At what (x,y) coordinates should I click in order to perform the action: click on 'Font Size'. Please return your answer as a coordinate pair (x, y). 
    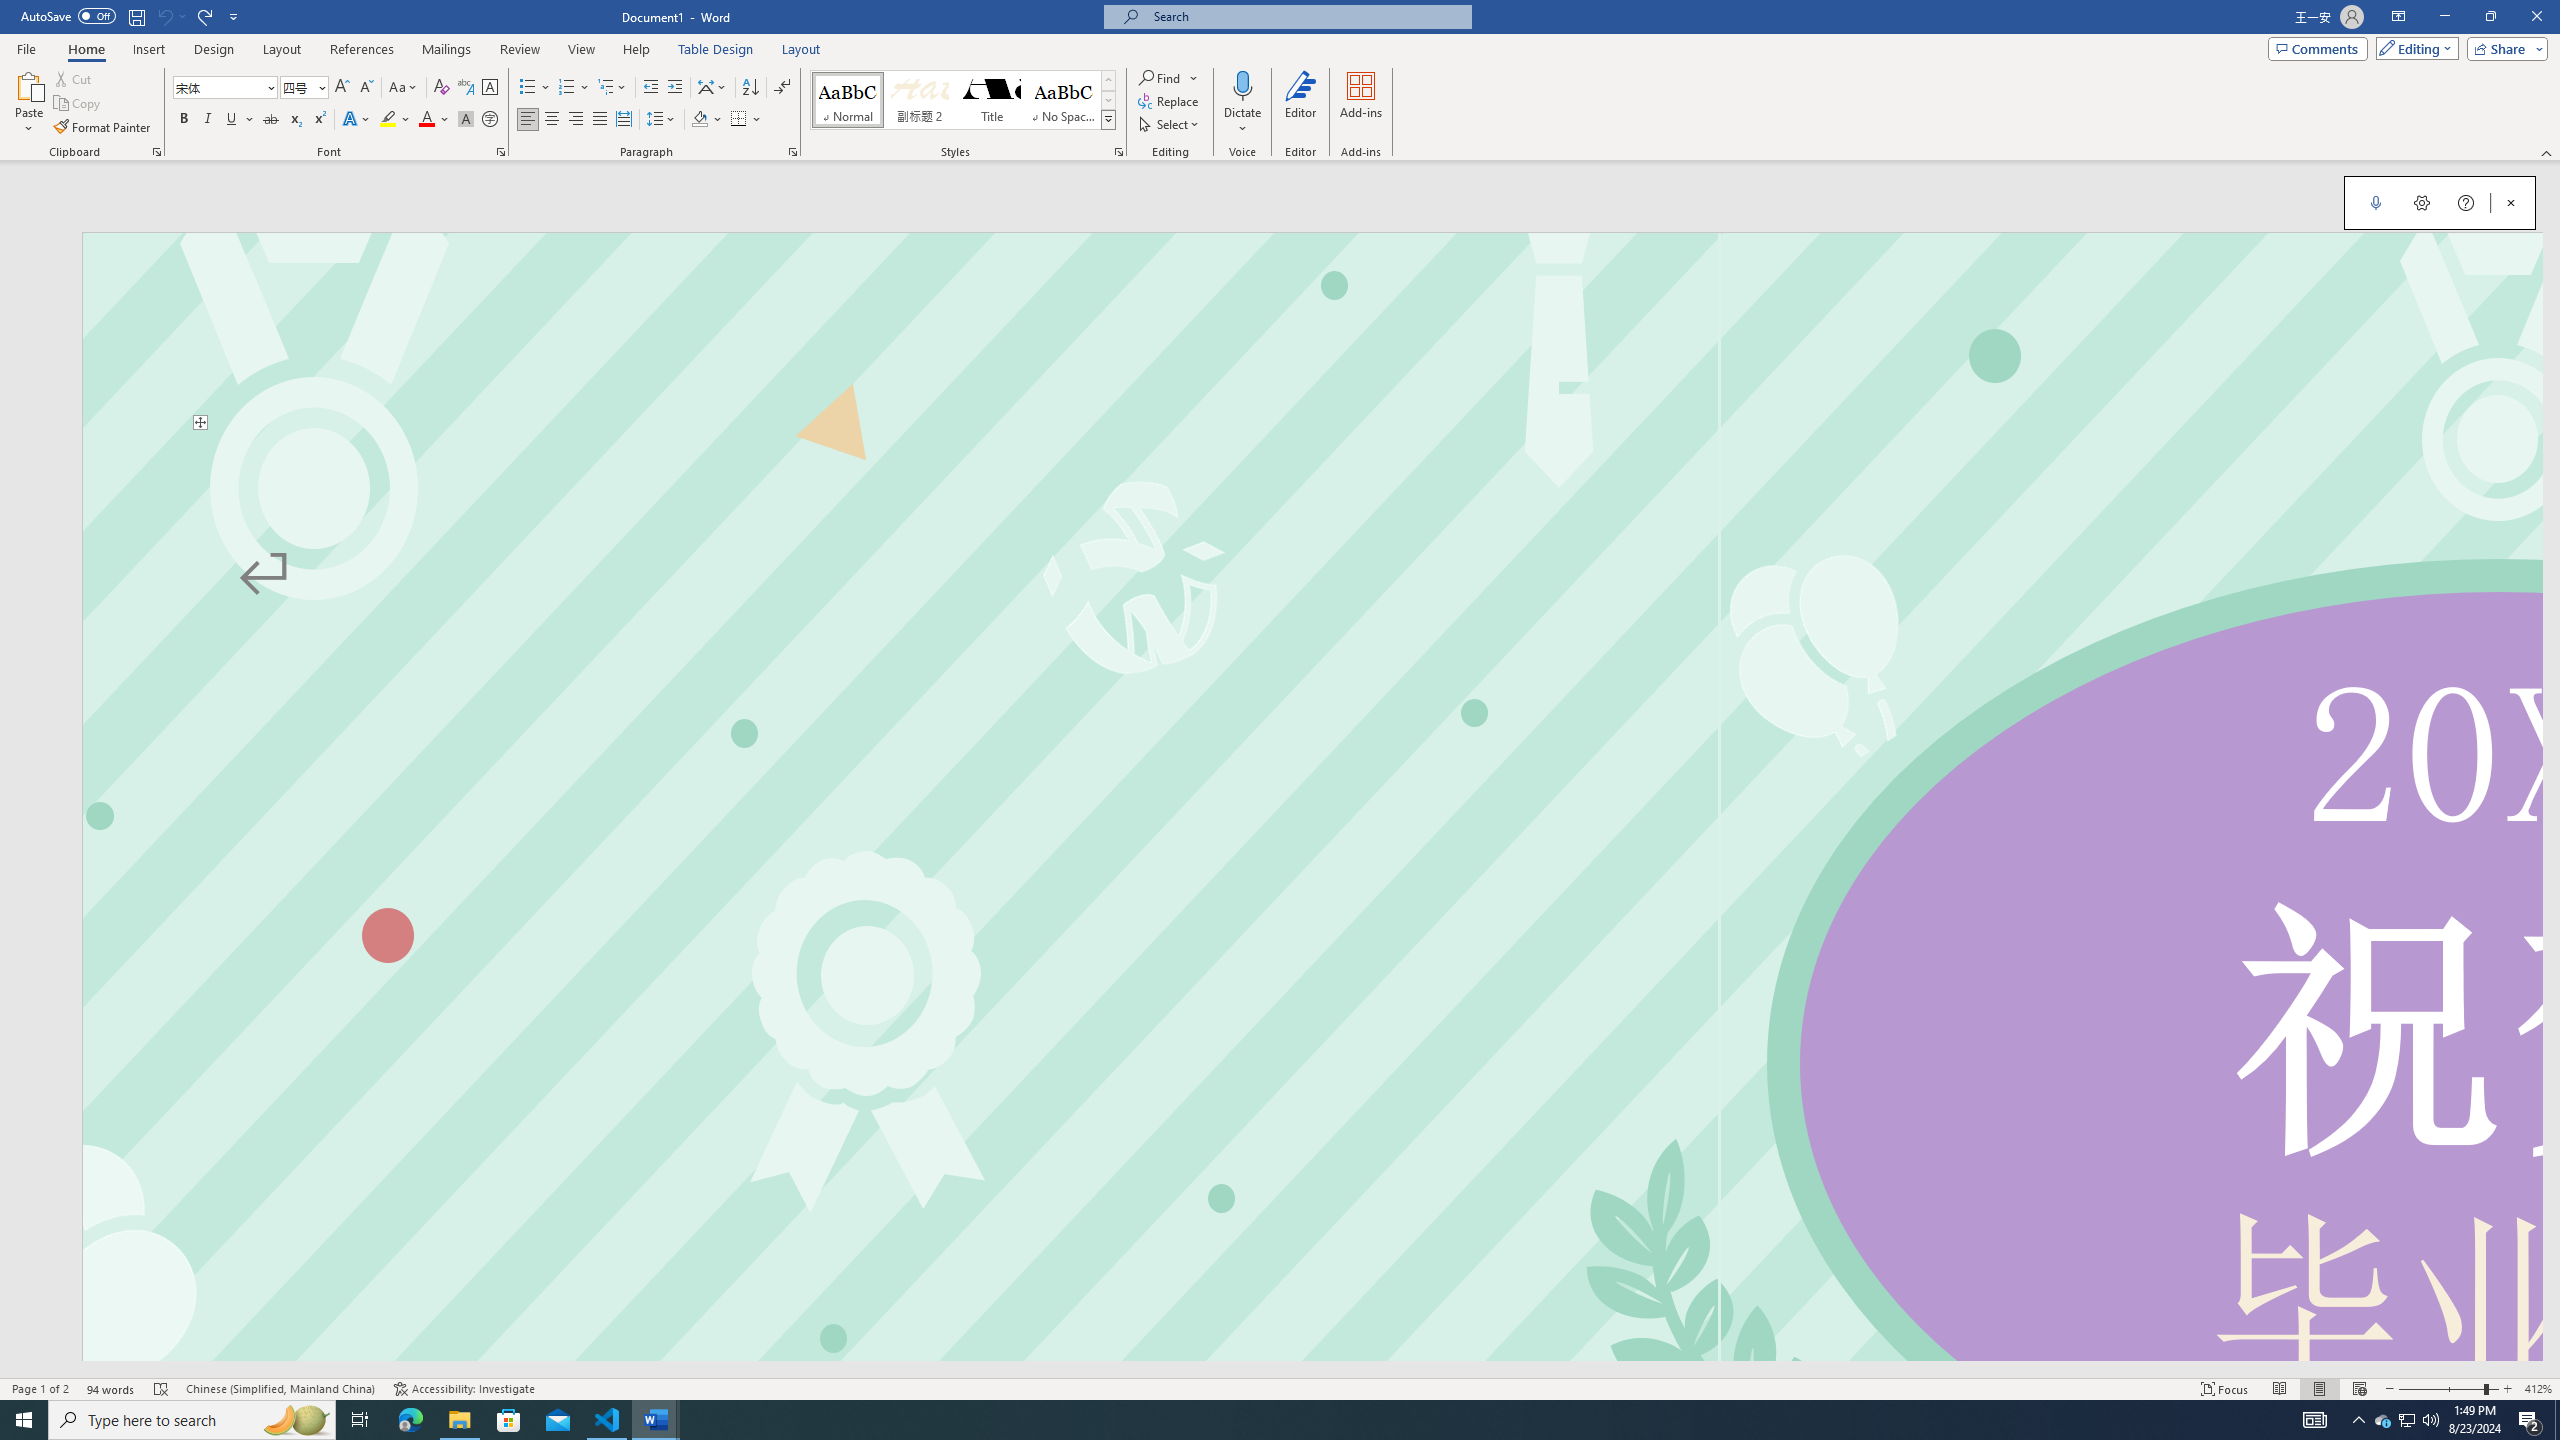
    Looking at the image, I should click on (303, 87).